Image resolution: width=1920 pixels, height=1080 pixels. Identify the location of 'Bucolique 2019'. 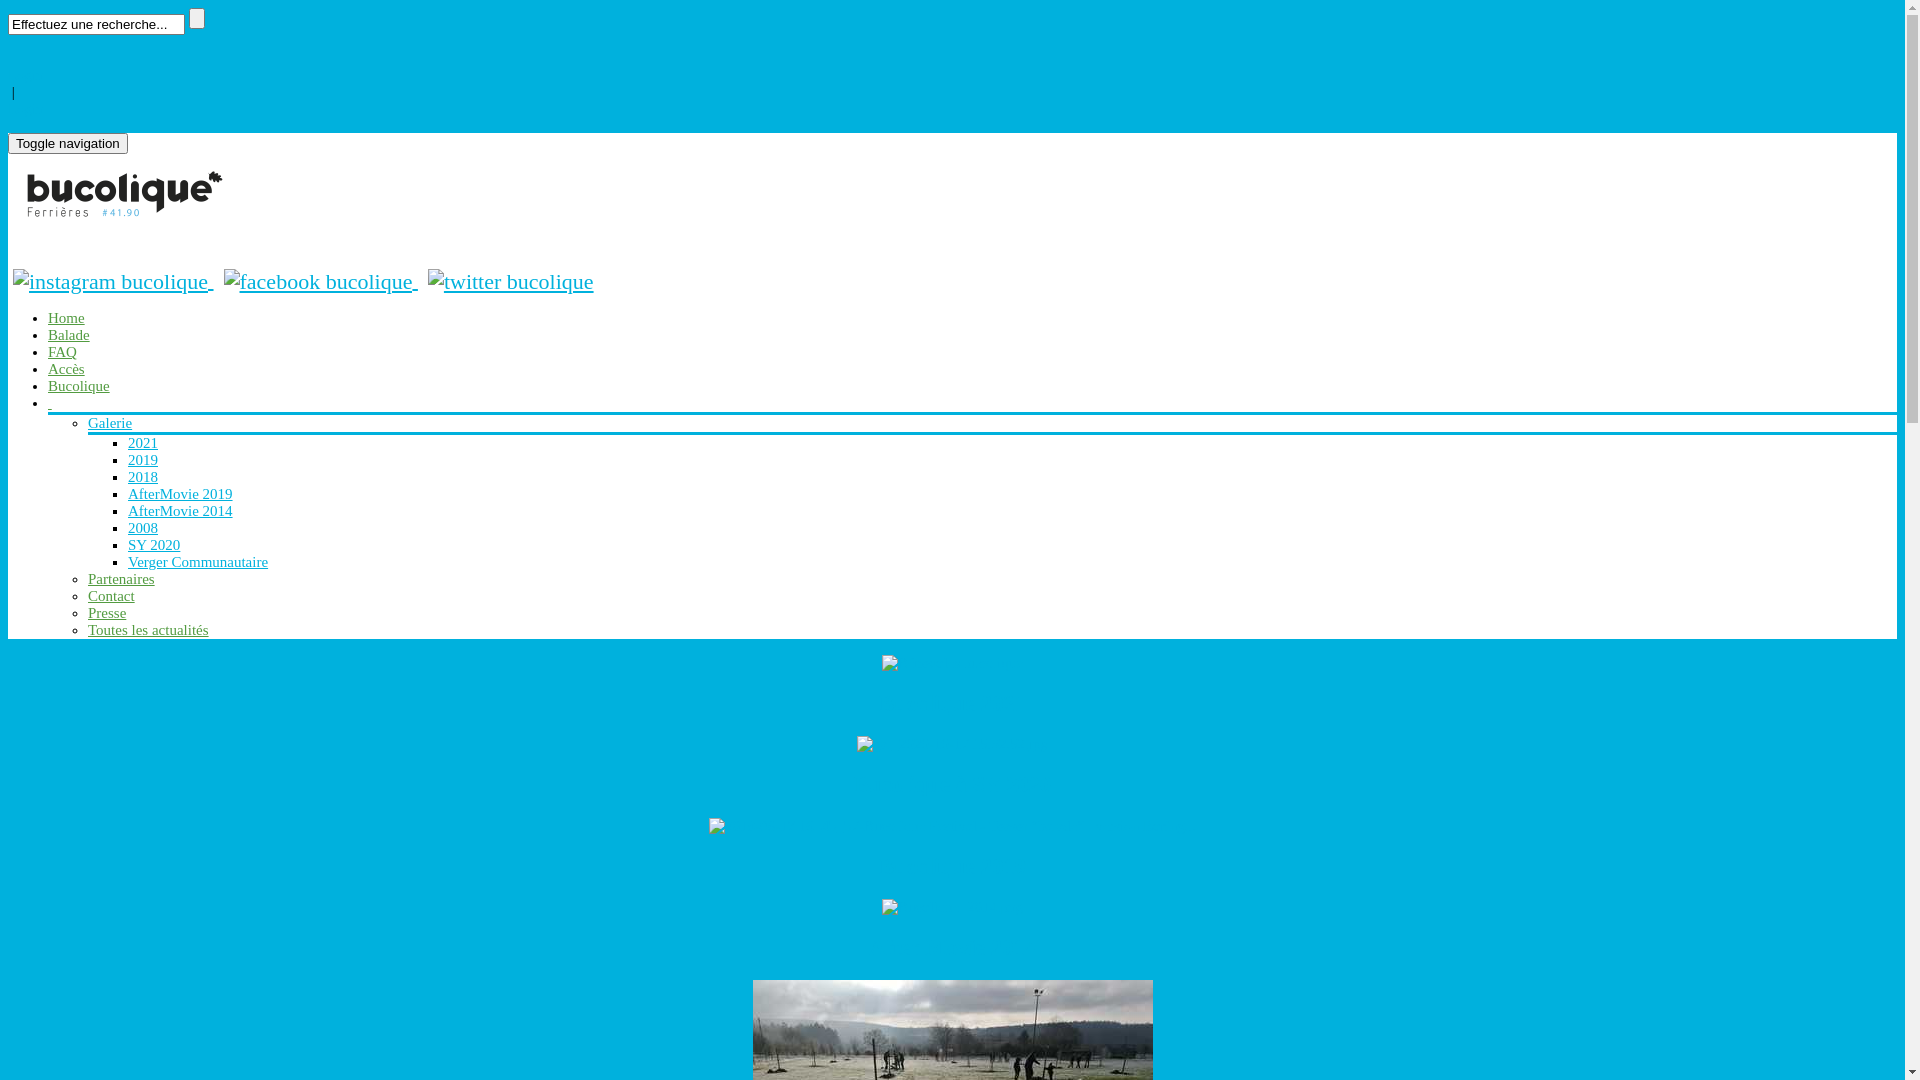
(951, 865).